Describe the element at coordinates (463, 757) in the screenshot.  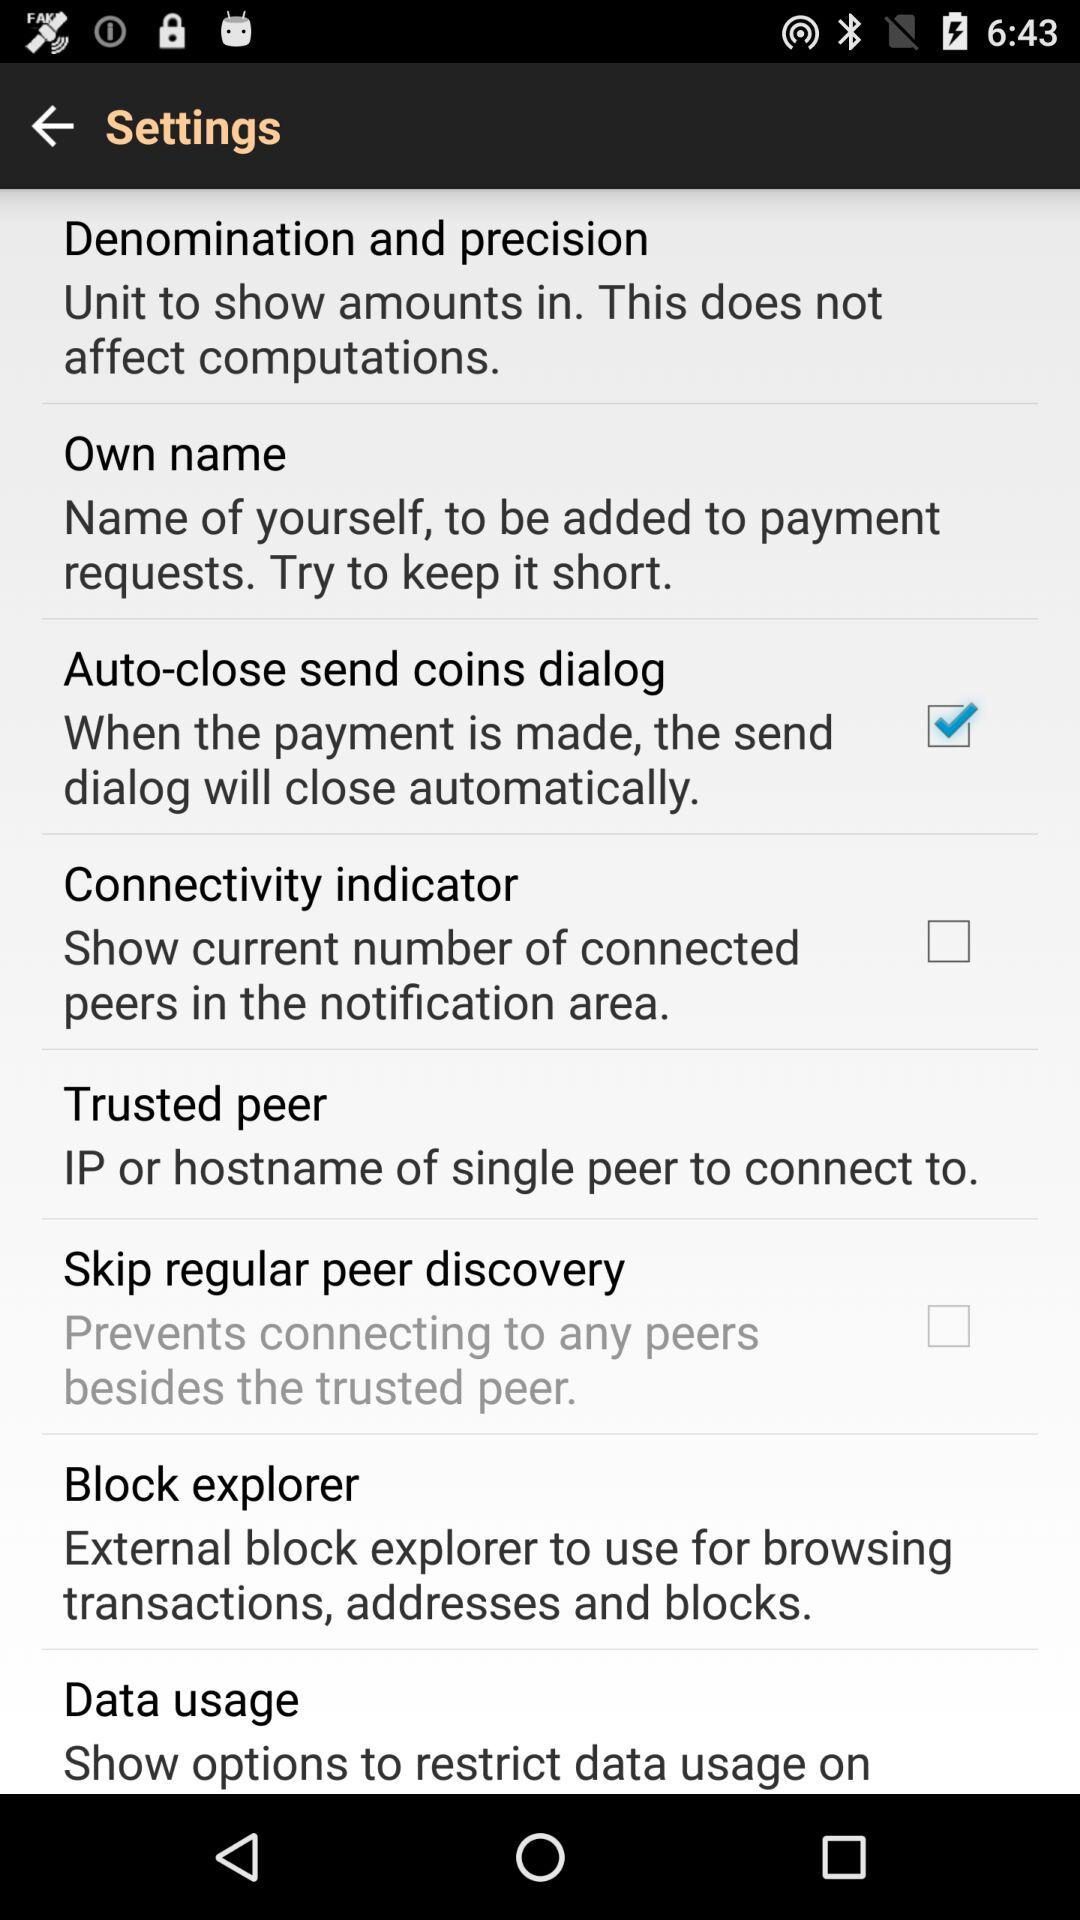
I see `the when the payment` at that location.